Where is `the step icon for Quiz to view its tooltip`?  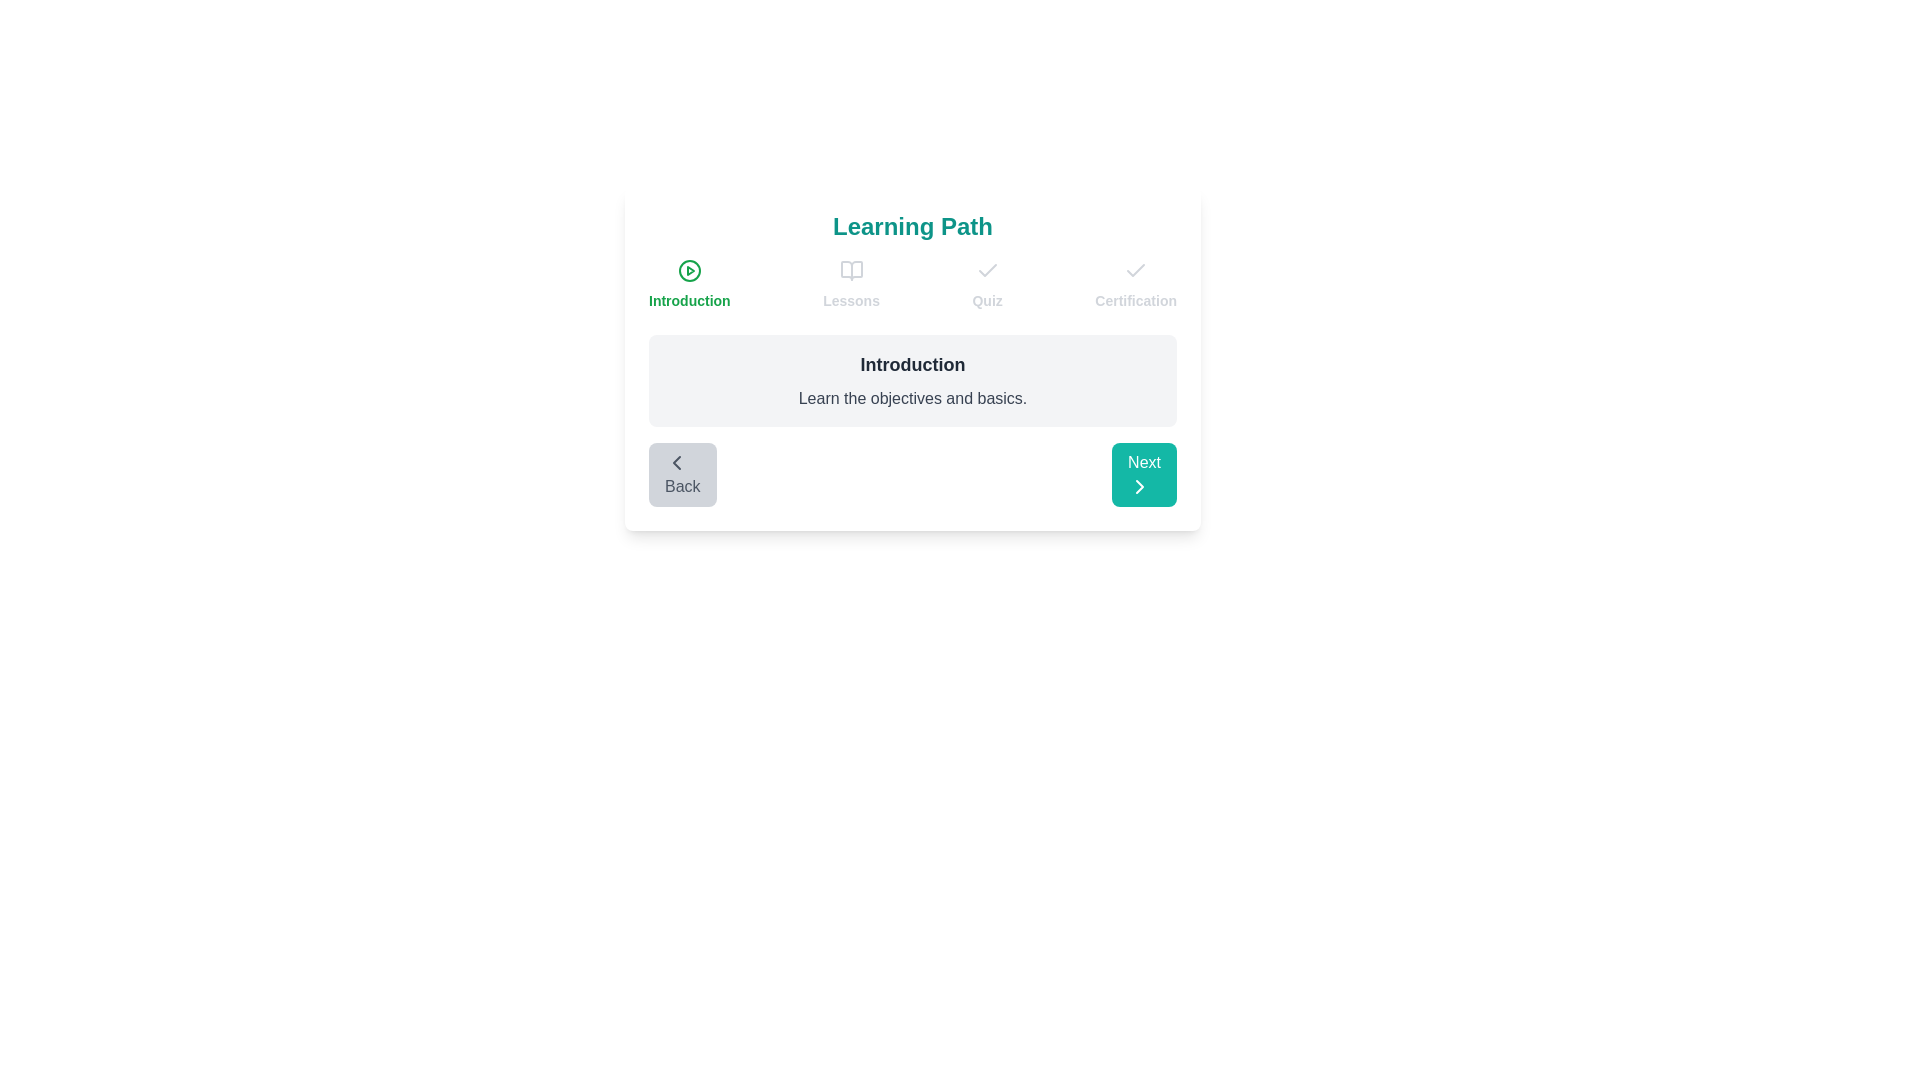
the step icon for Quiz to view its tooltip is located at coordinates (987, 270).